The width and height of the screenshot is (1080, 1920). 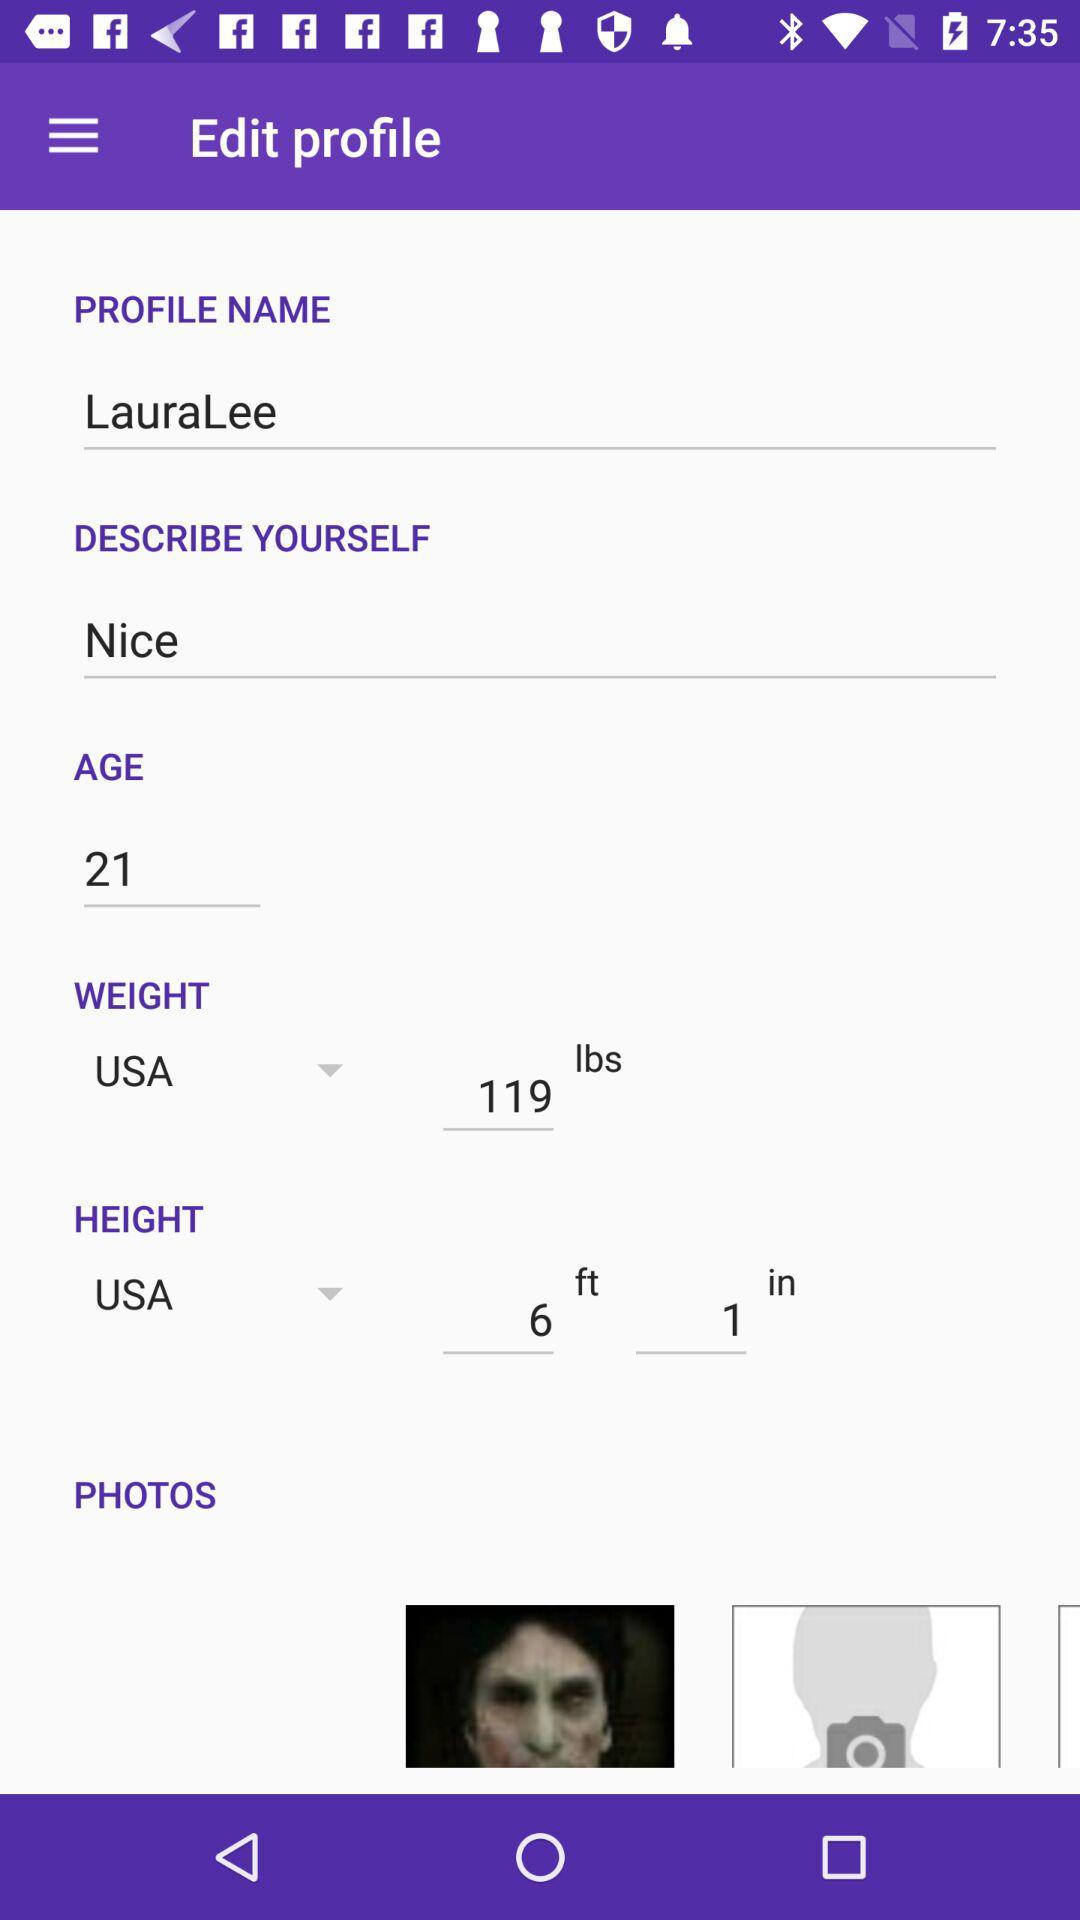 I want to click on 21, so click(x=171, y=868).